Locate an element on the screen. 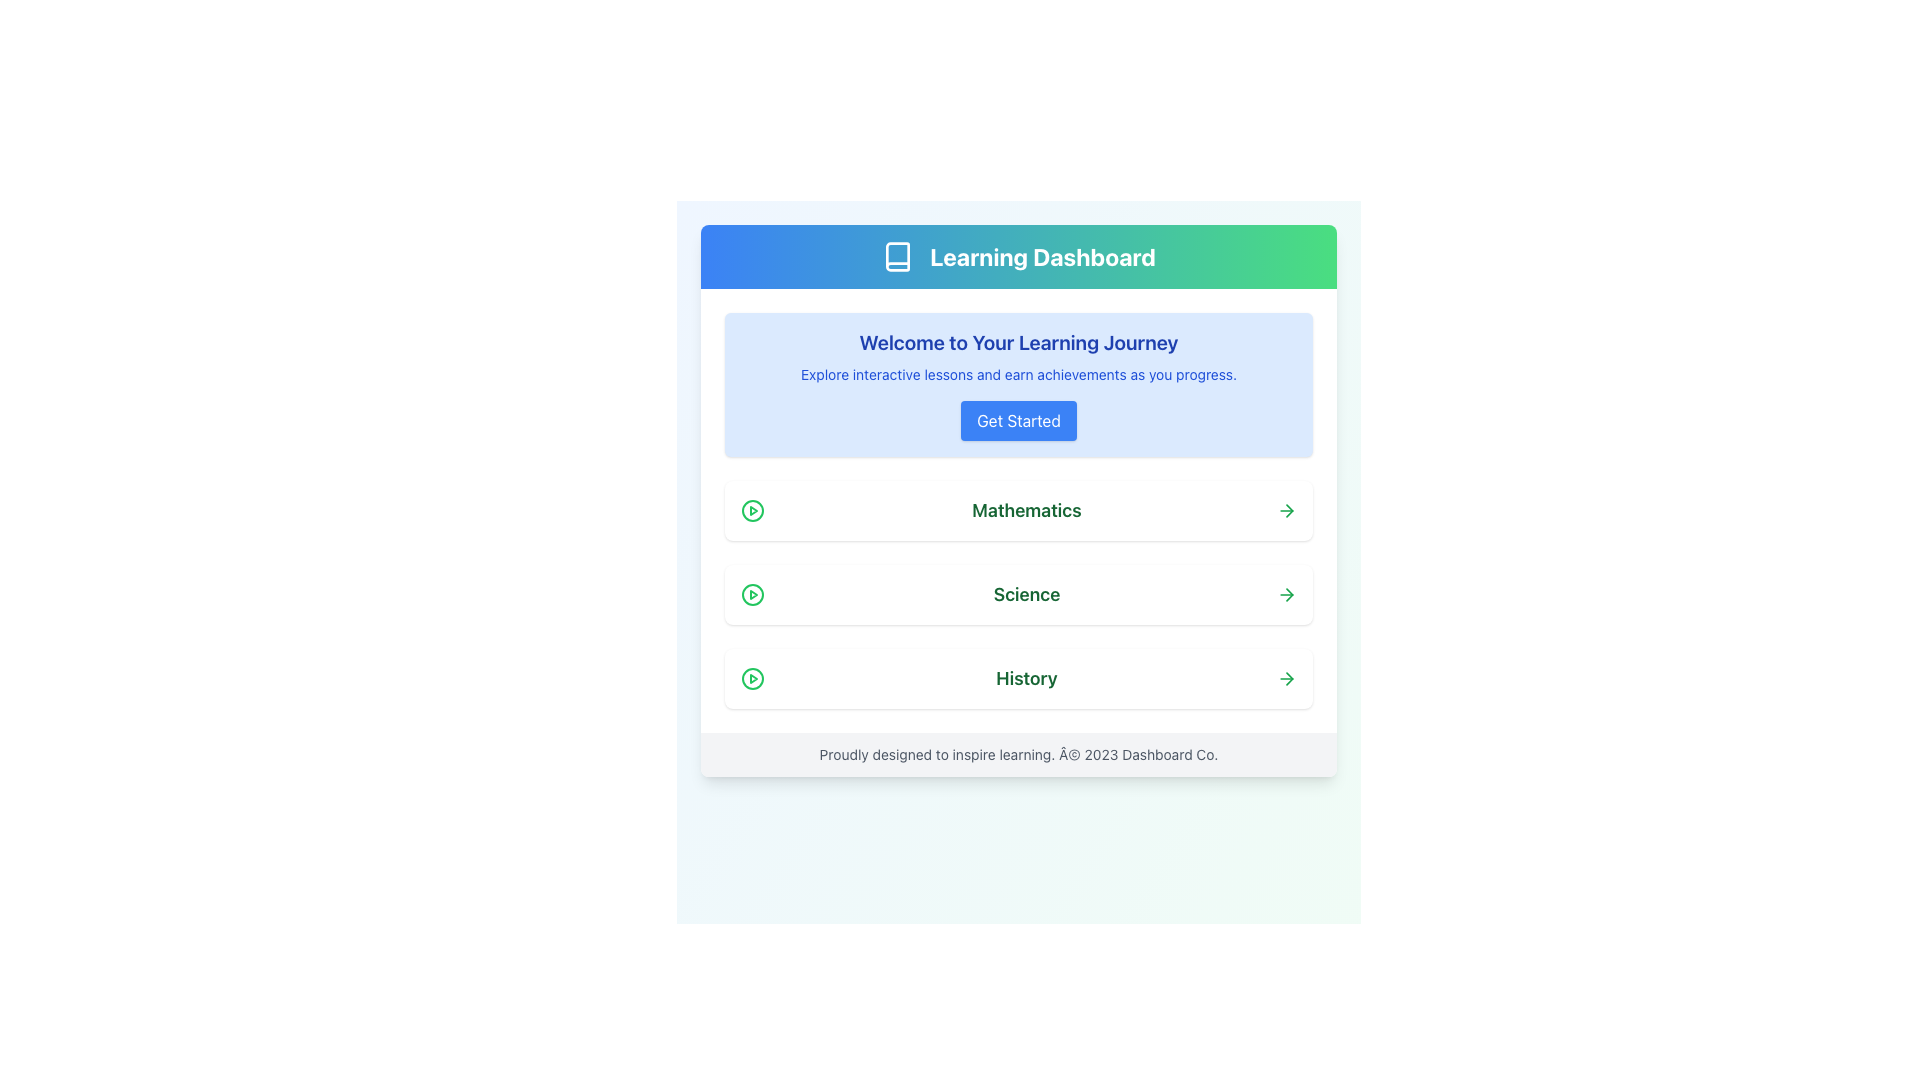  the 'History' text label which is styled in bold and dark green color, located centrally within the third card of a vertical stack of options is located at coordinates (1027, 677).